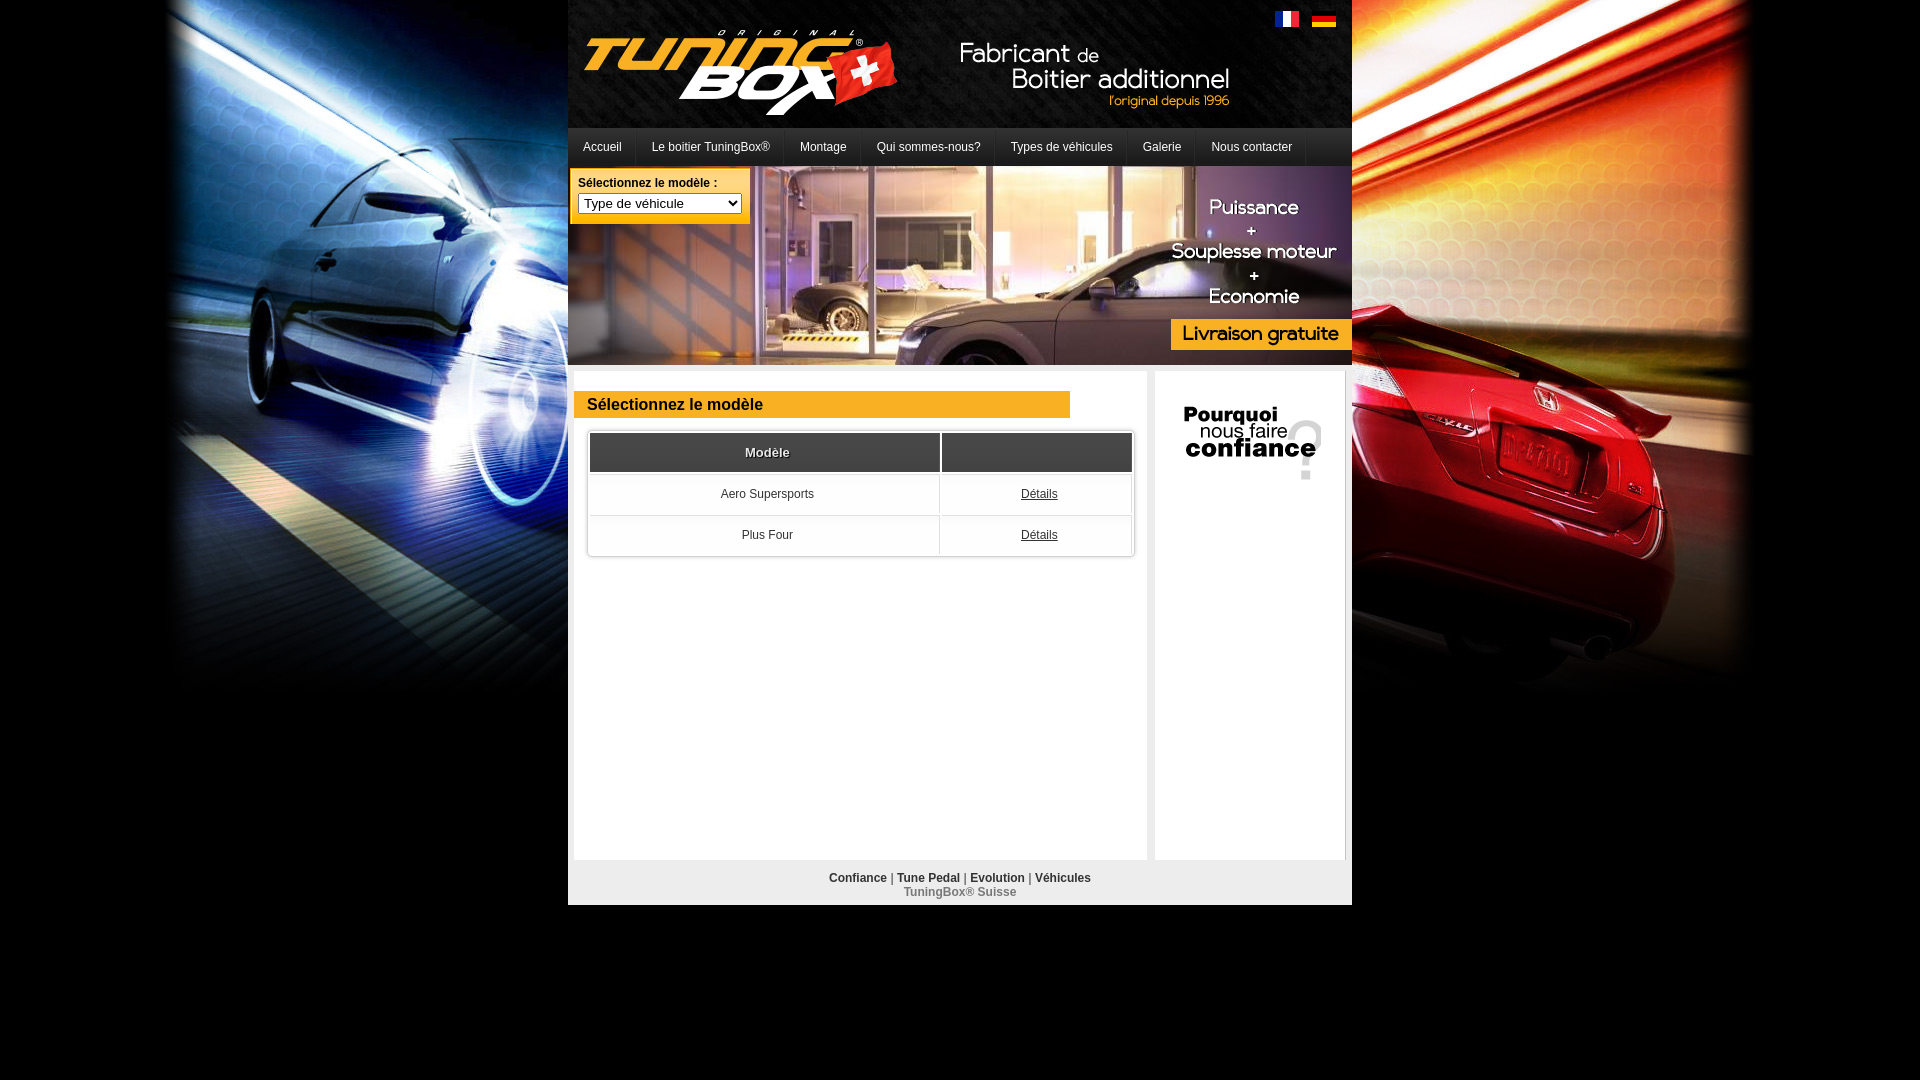  I want to click on 'Evolution', so click(997, 877).